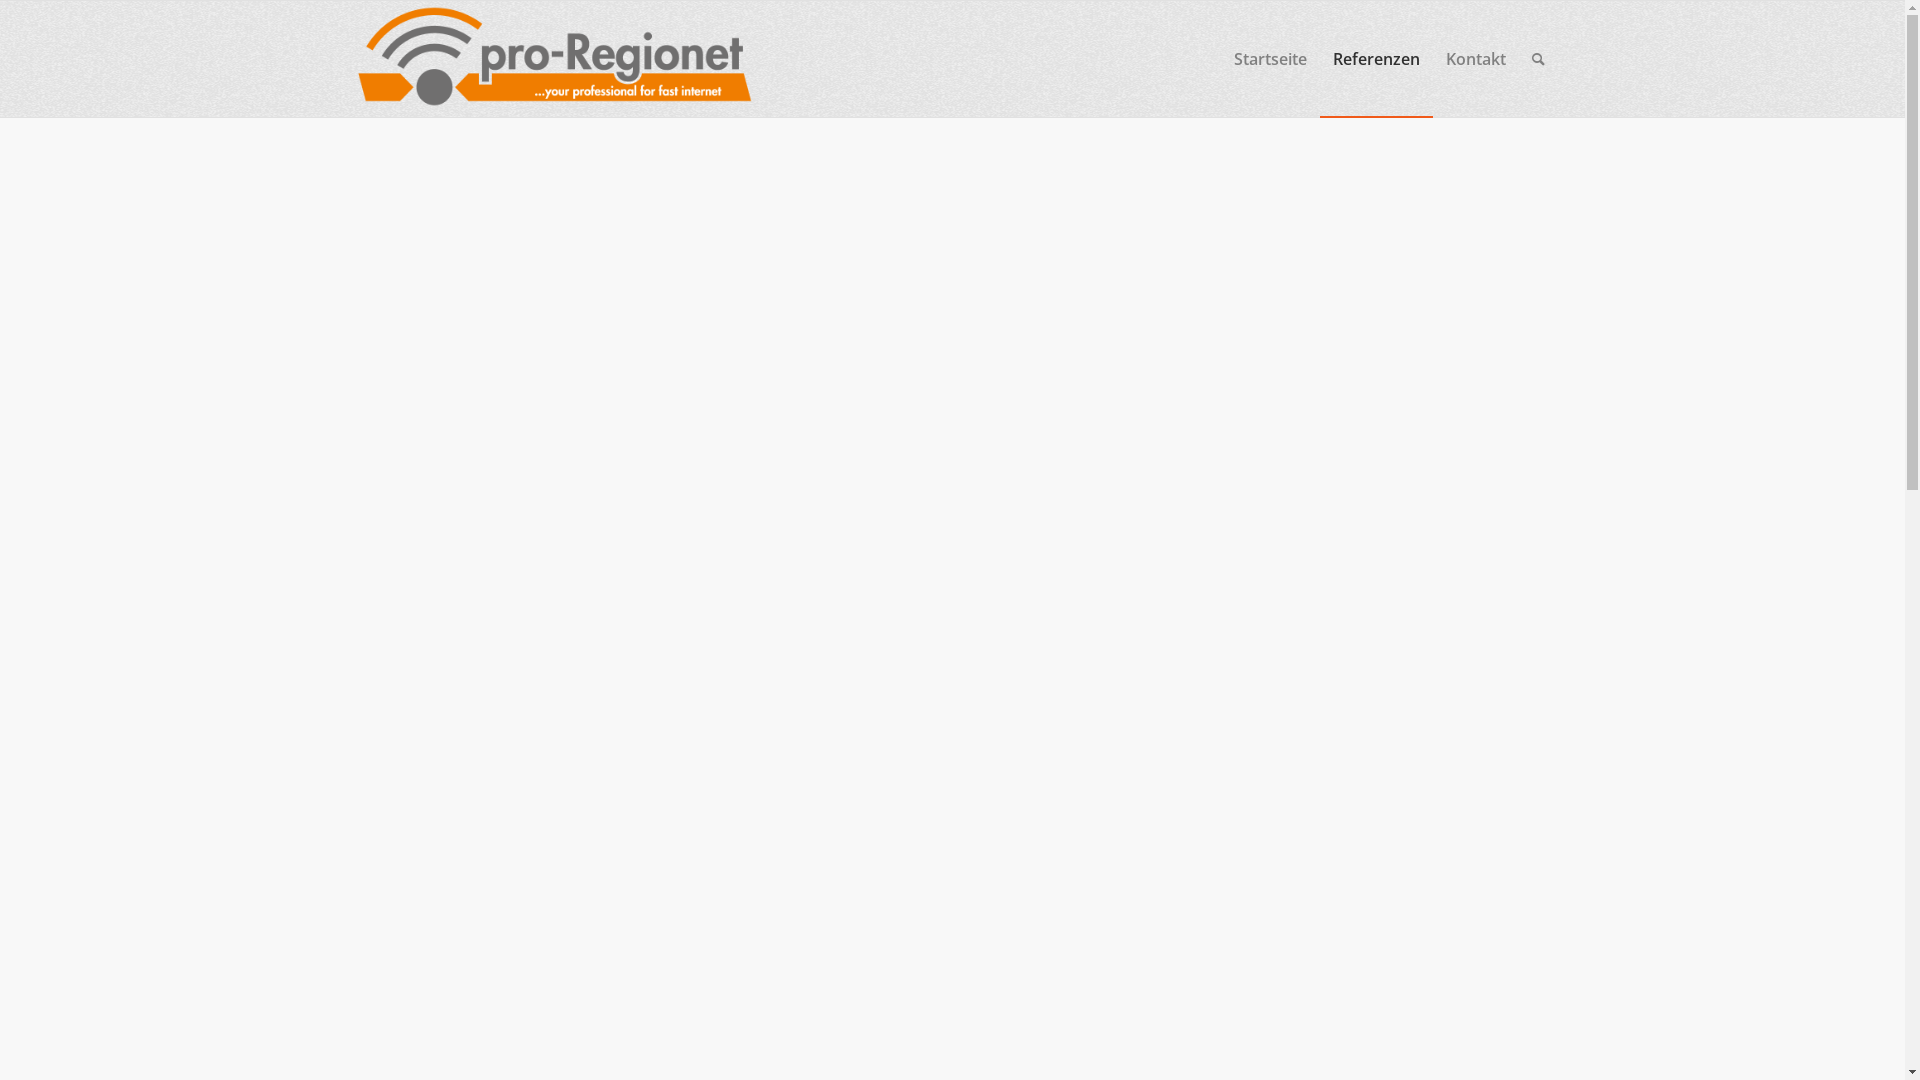 The image size is (1920, 1080). I want to click on 'Startseite', so click(1218, 57).